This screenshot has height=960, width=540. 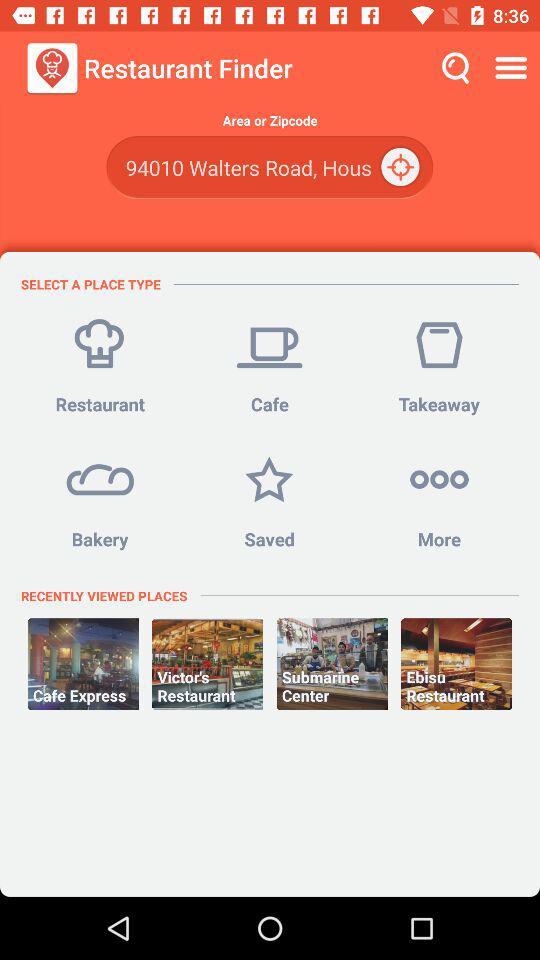 What do you see at coordinates (513, 68) in the screenshot?
I see `icon above the area or zipcode item` at bounding box center [513, 68].